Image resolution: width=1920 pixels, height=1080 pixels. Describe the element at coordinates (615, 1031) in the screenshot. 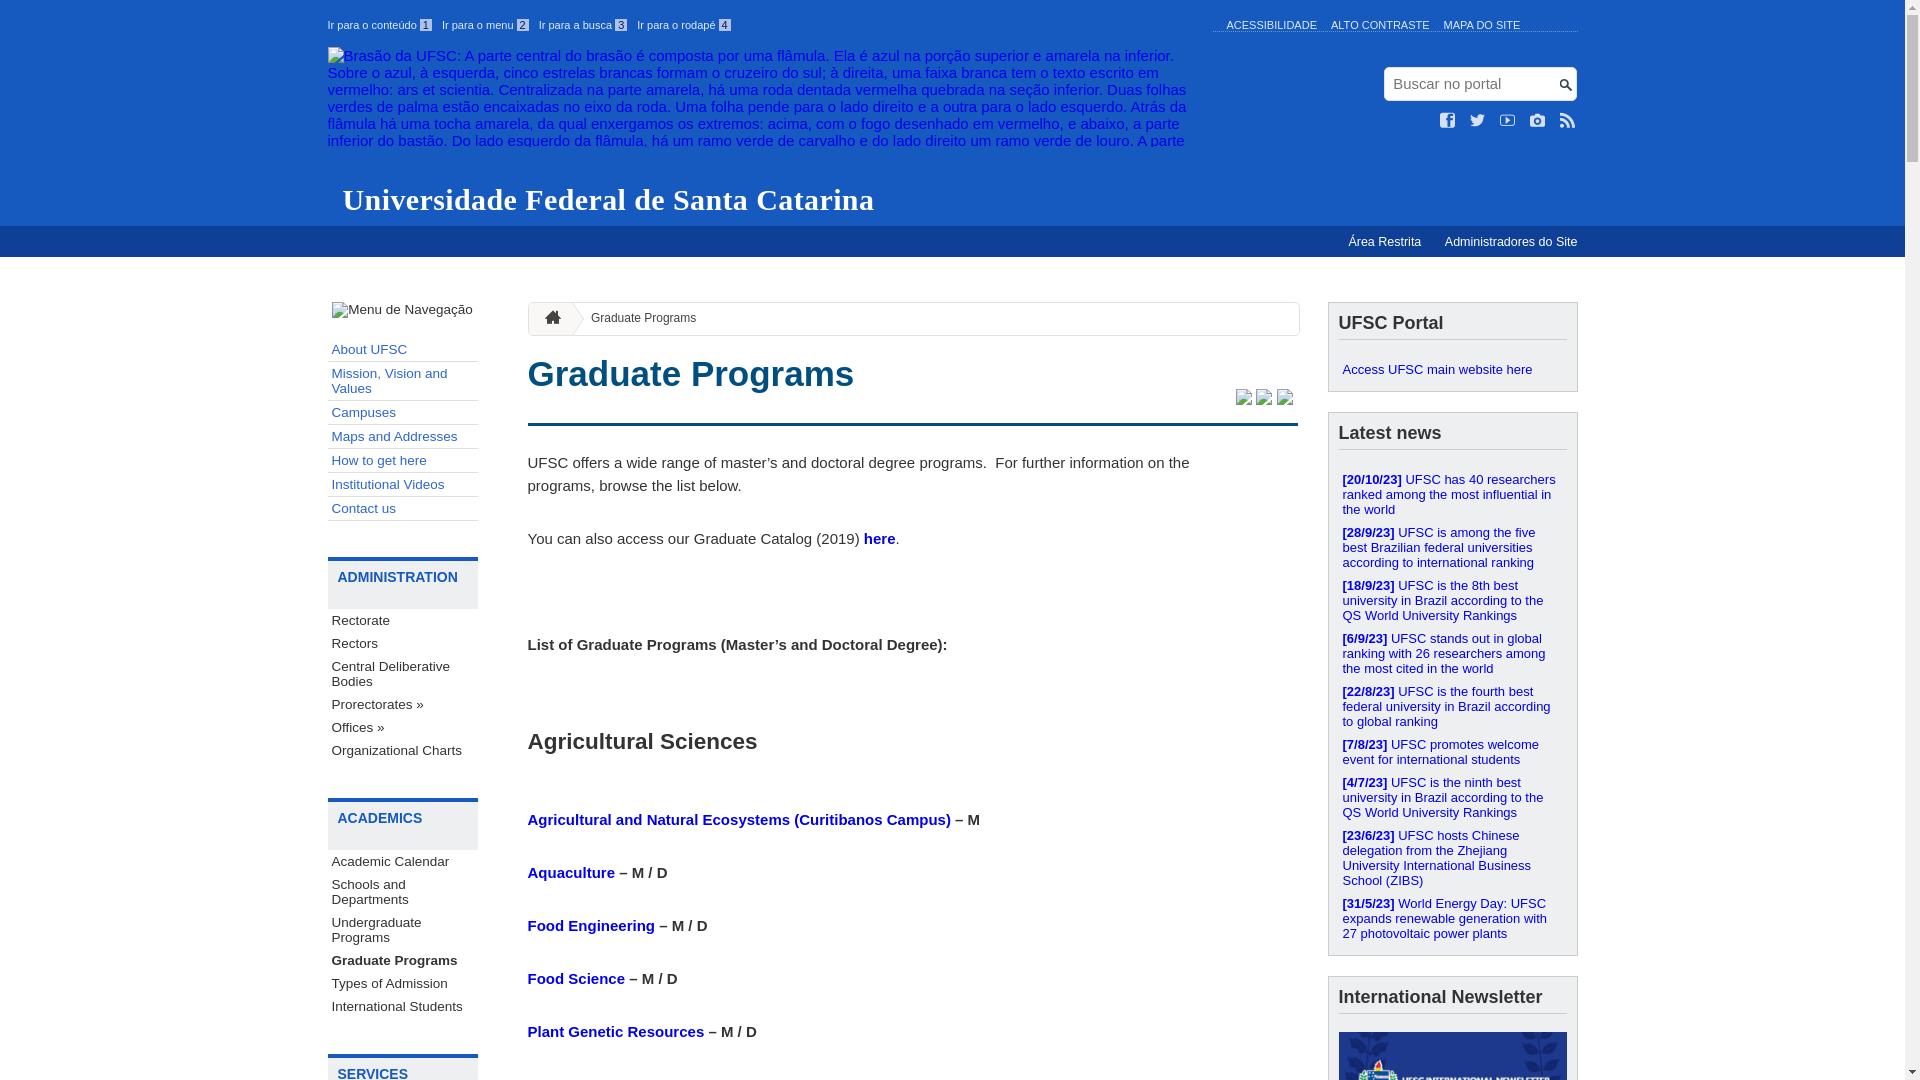

I see `'Plant Genetic Resources'` at that location.